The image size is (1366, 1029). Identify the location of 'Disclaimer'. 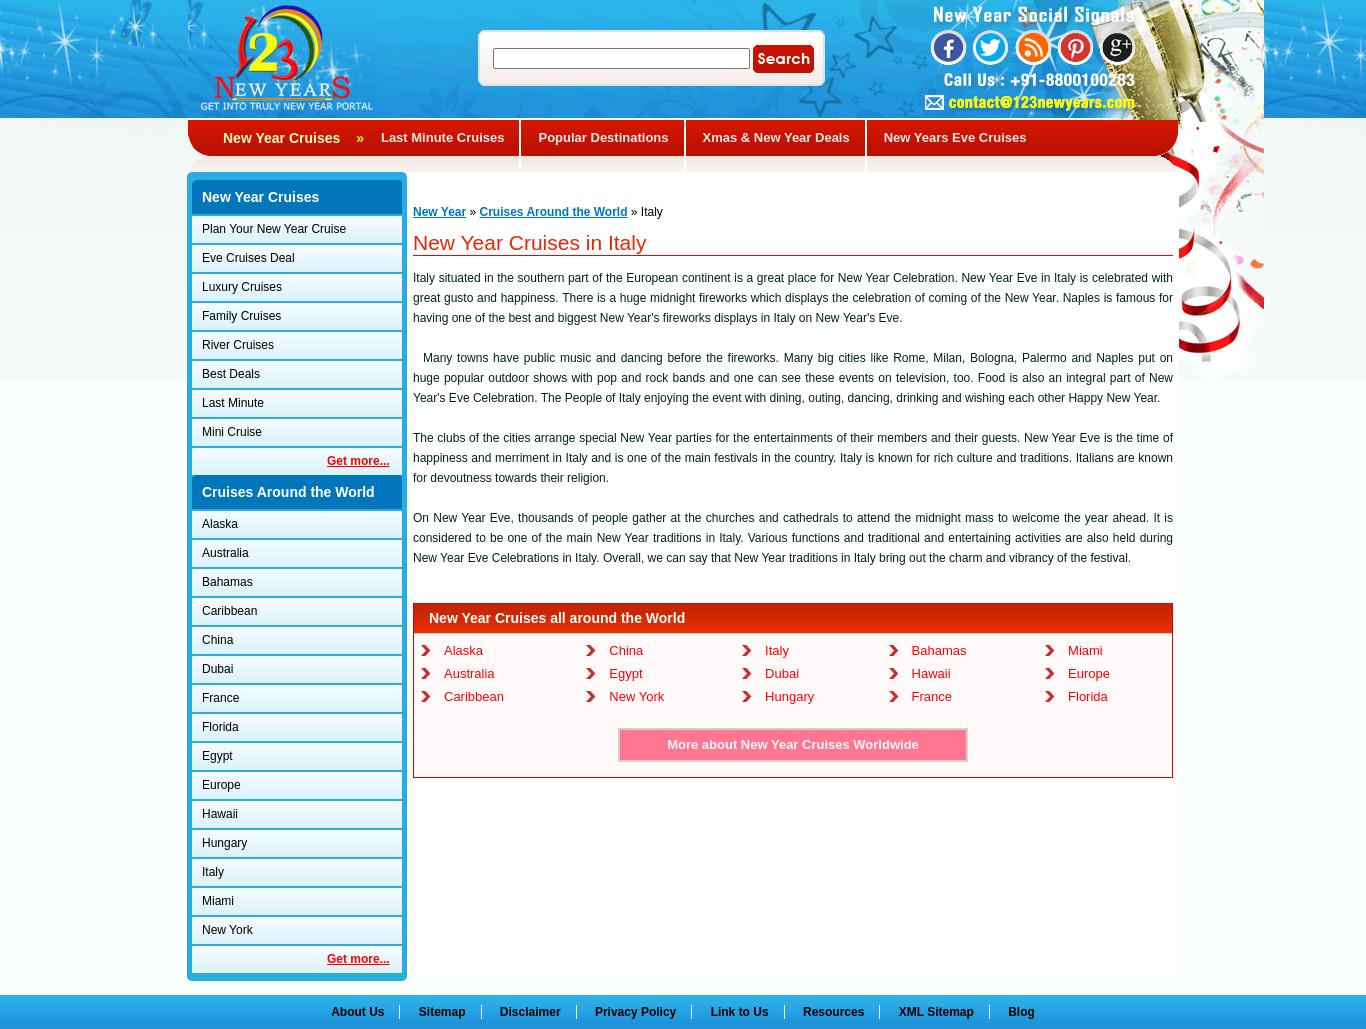
(498, 1011).